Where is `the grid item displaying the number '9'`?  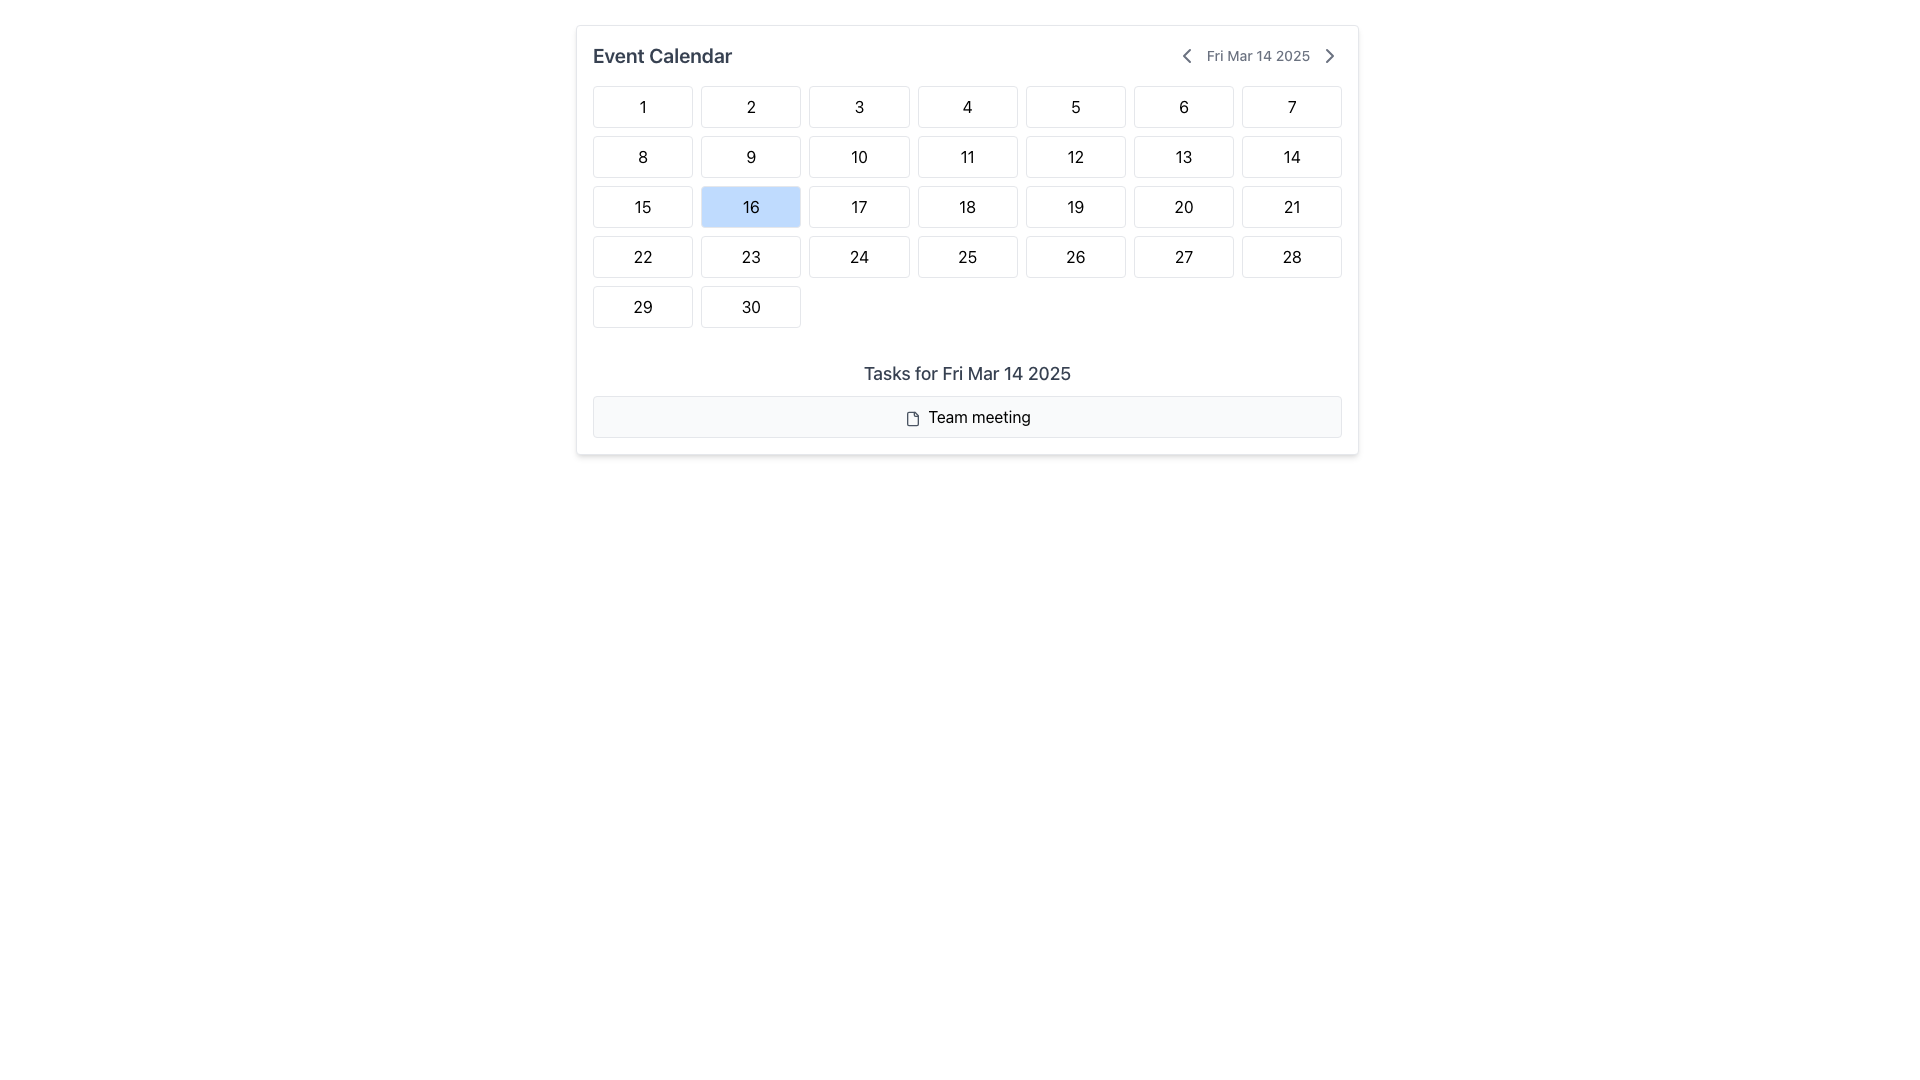 the grid item displaying the number '9' is located at coordinates (750, 156).